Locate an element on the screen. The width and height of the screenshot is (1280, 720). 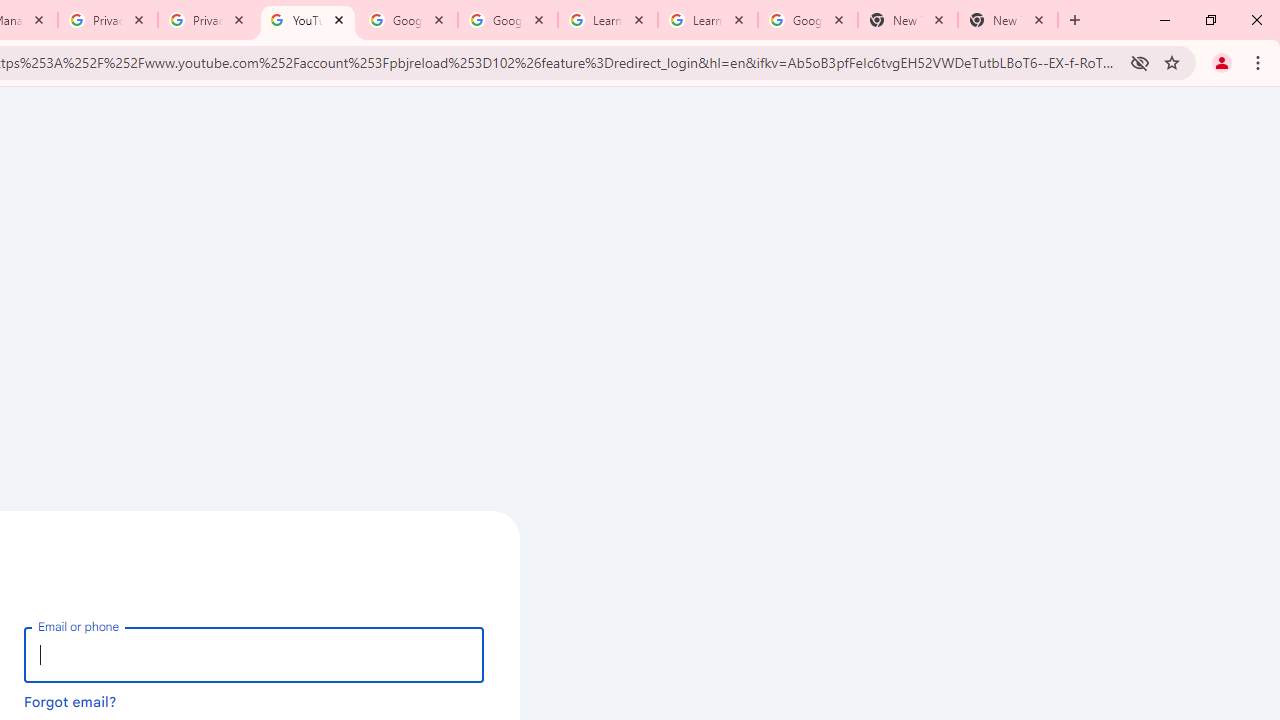
'Forgot email?' is located at coordinates (70, 700).